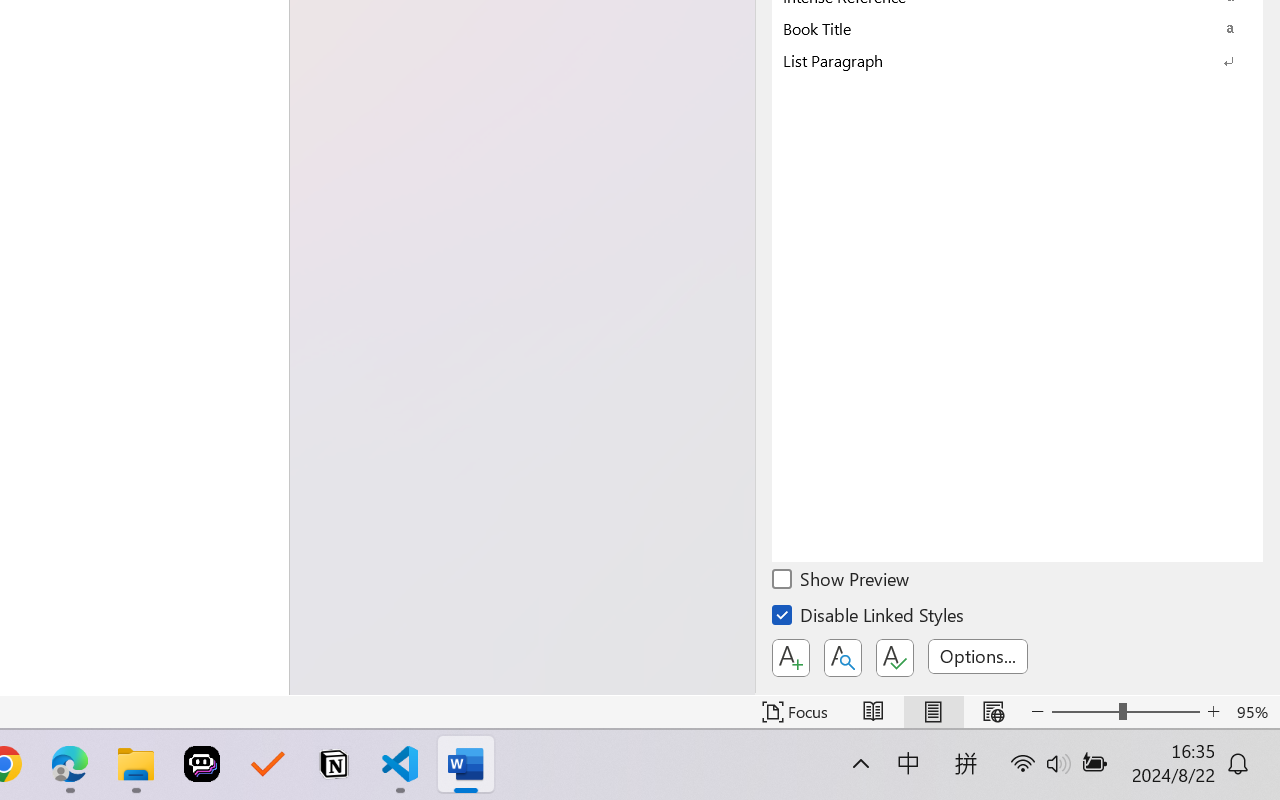 The width and height of the screenshot is (1280, 800). Describe the element at coordinates (1252, 711) in the screenshot. I see `'Zoom 95%'` at that location.